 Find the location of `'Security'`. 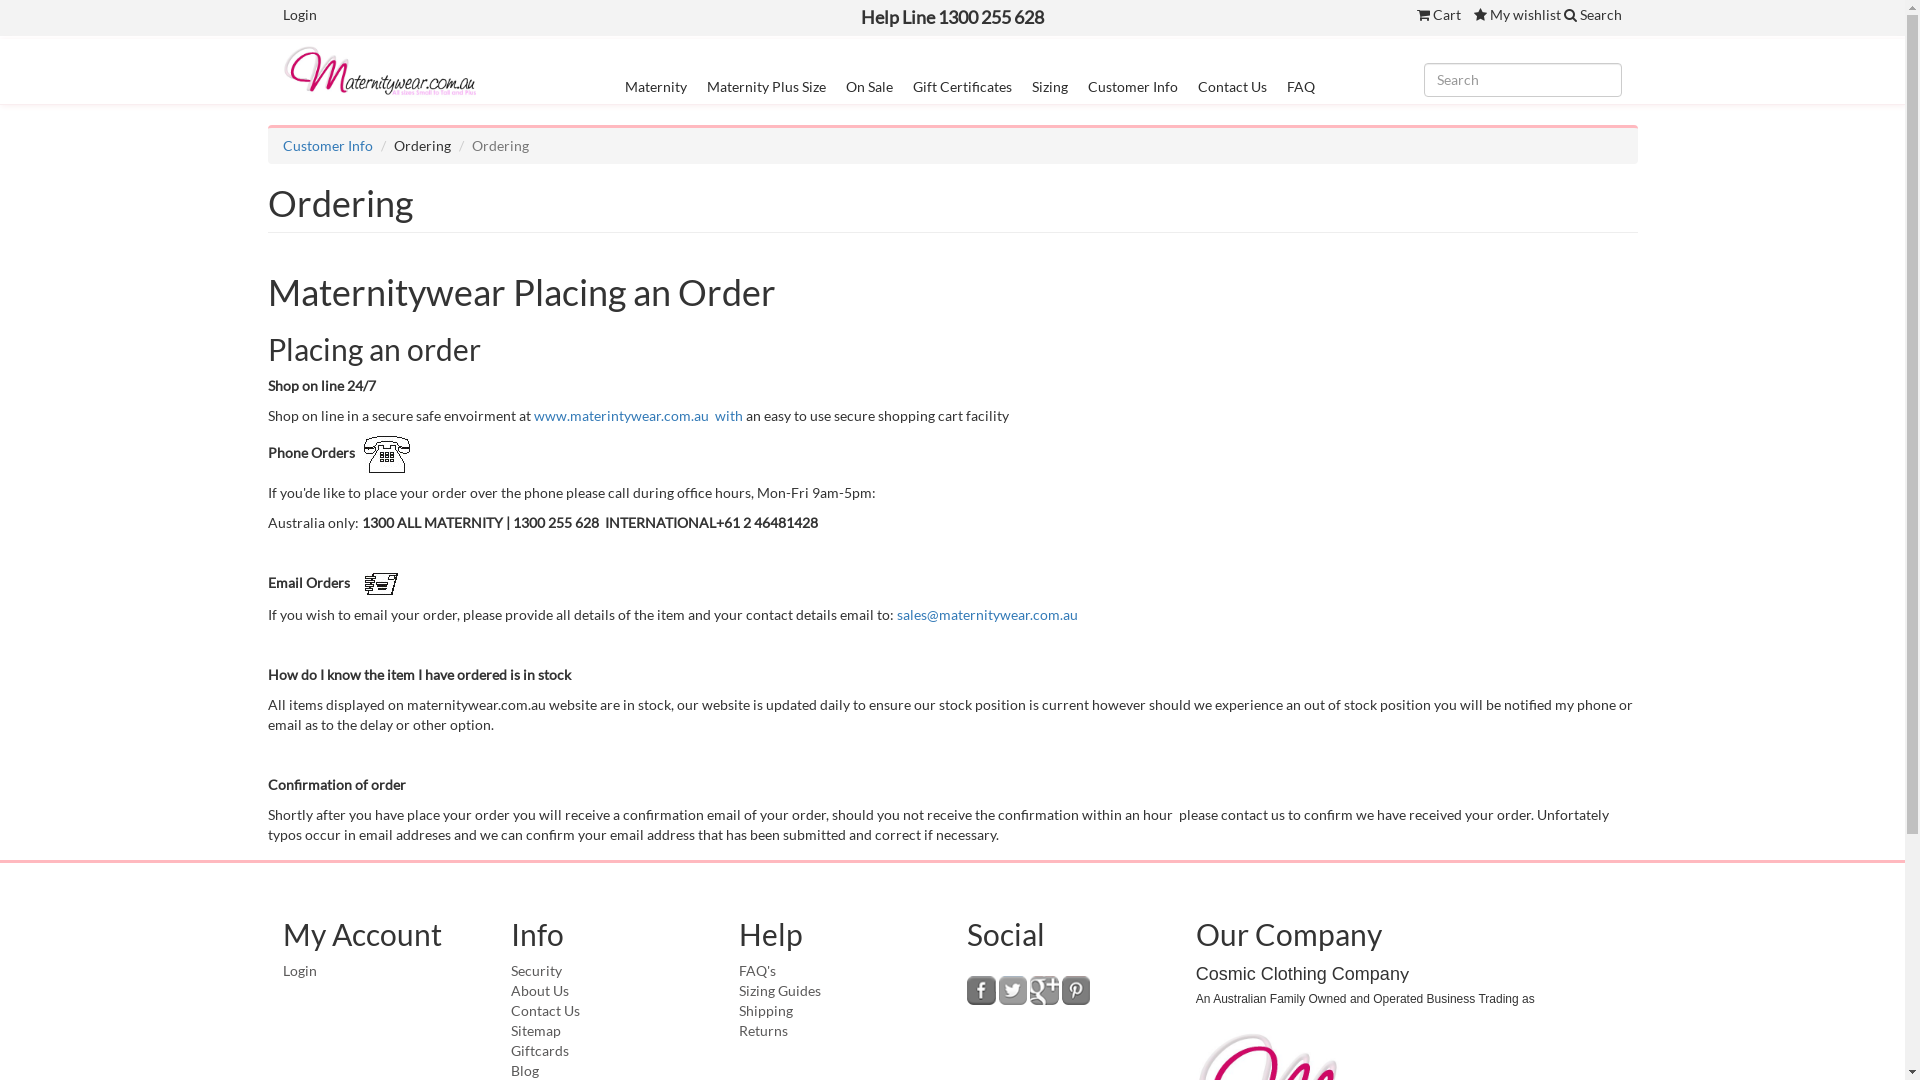

'Security' is located at coordinates (536, 969).